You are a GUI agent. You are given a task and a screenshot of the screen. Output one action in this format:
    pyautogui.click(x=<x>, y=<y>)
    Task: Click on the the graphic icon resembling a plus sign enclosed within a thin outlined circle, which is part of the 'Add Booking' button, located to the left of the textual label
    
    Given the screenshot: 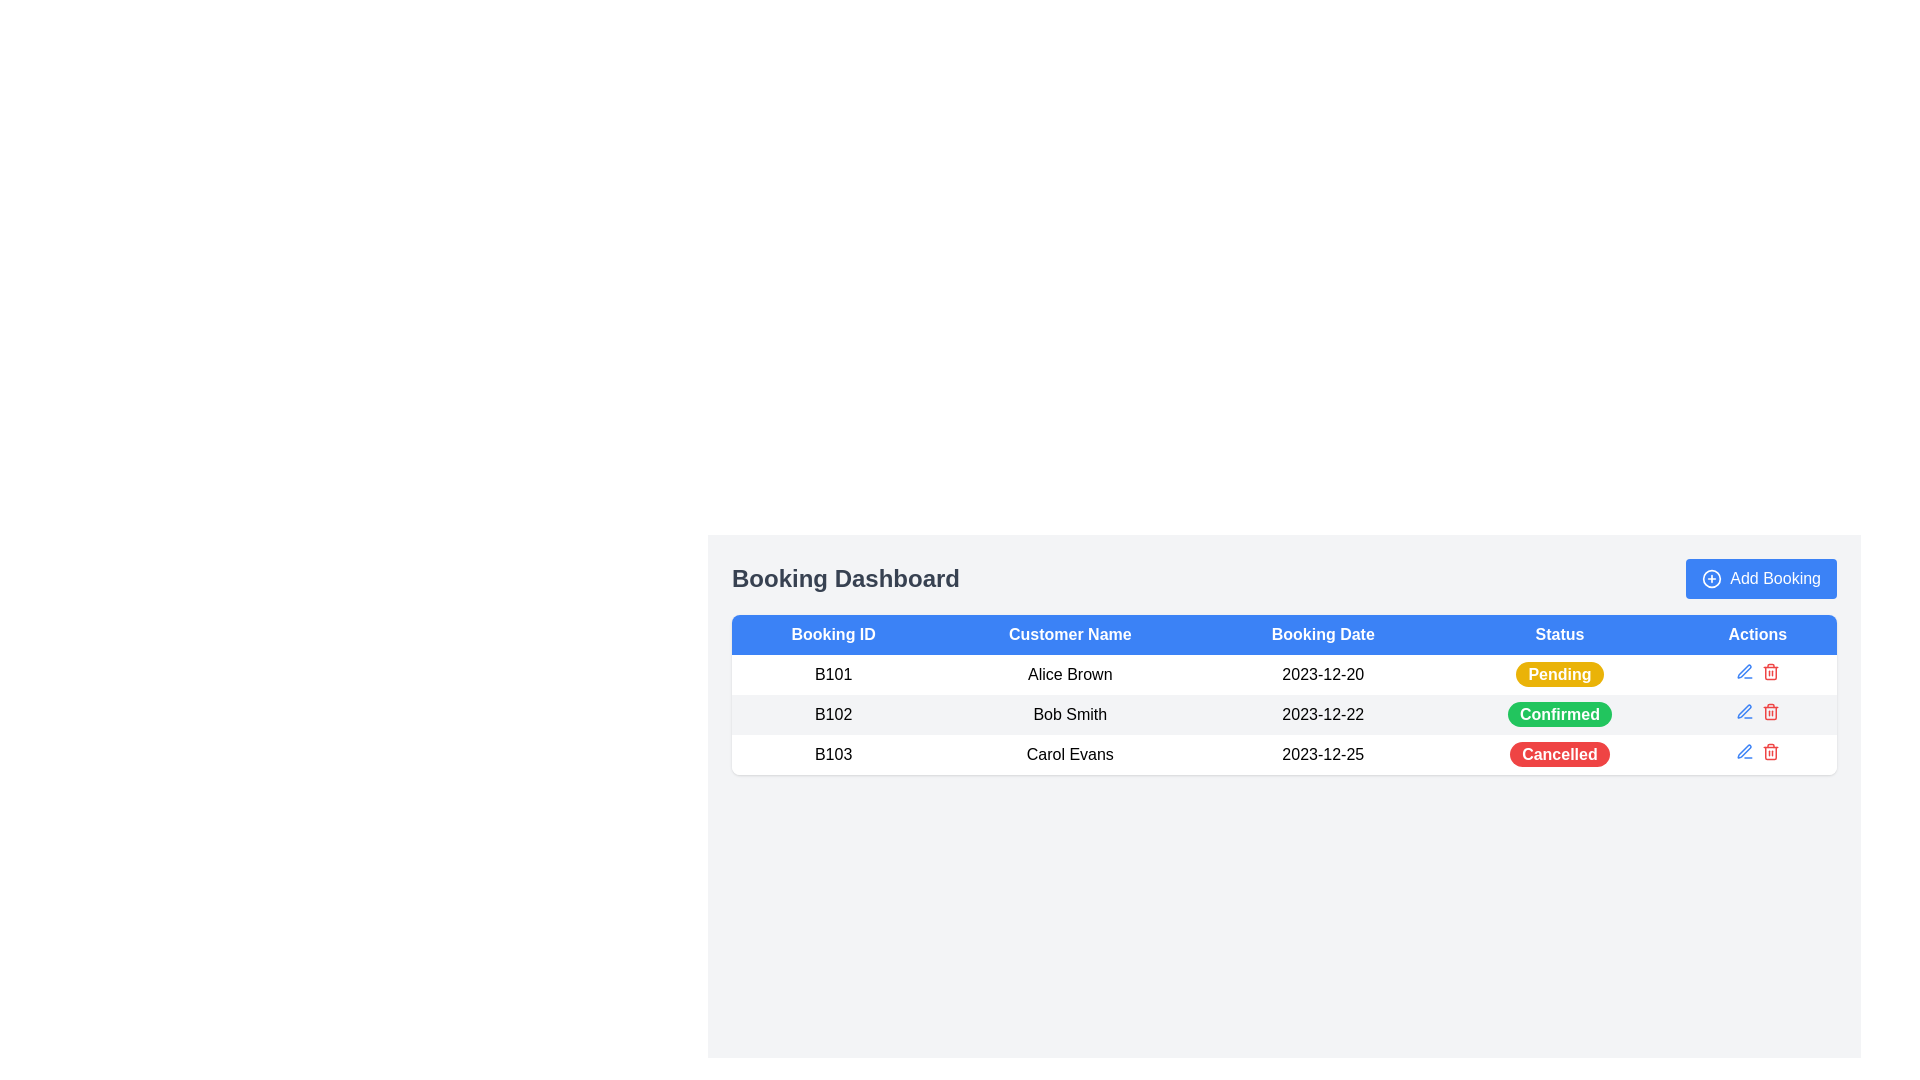 What is the action you would take?
    pyautogui.click(x=1711, y=578)
    